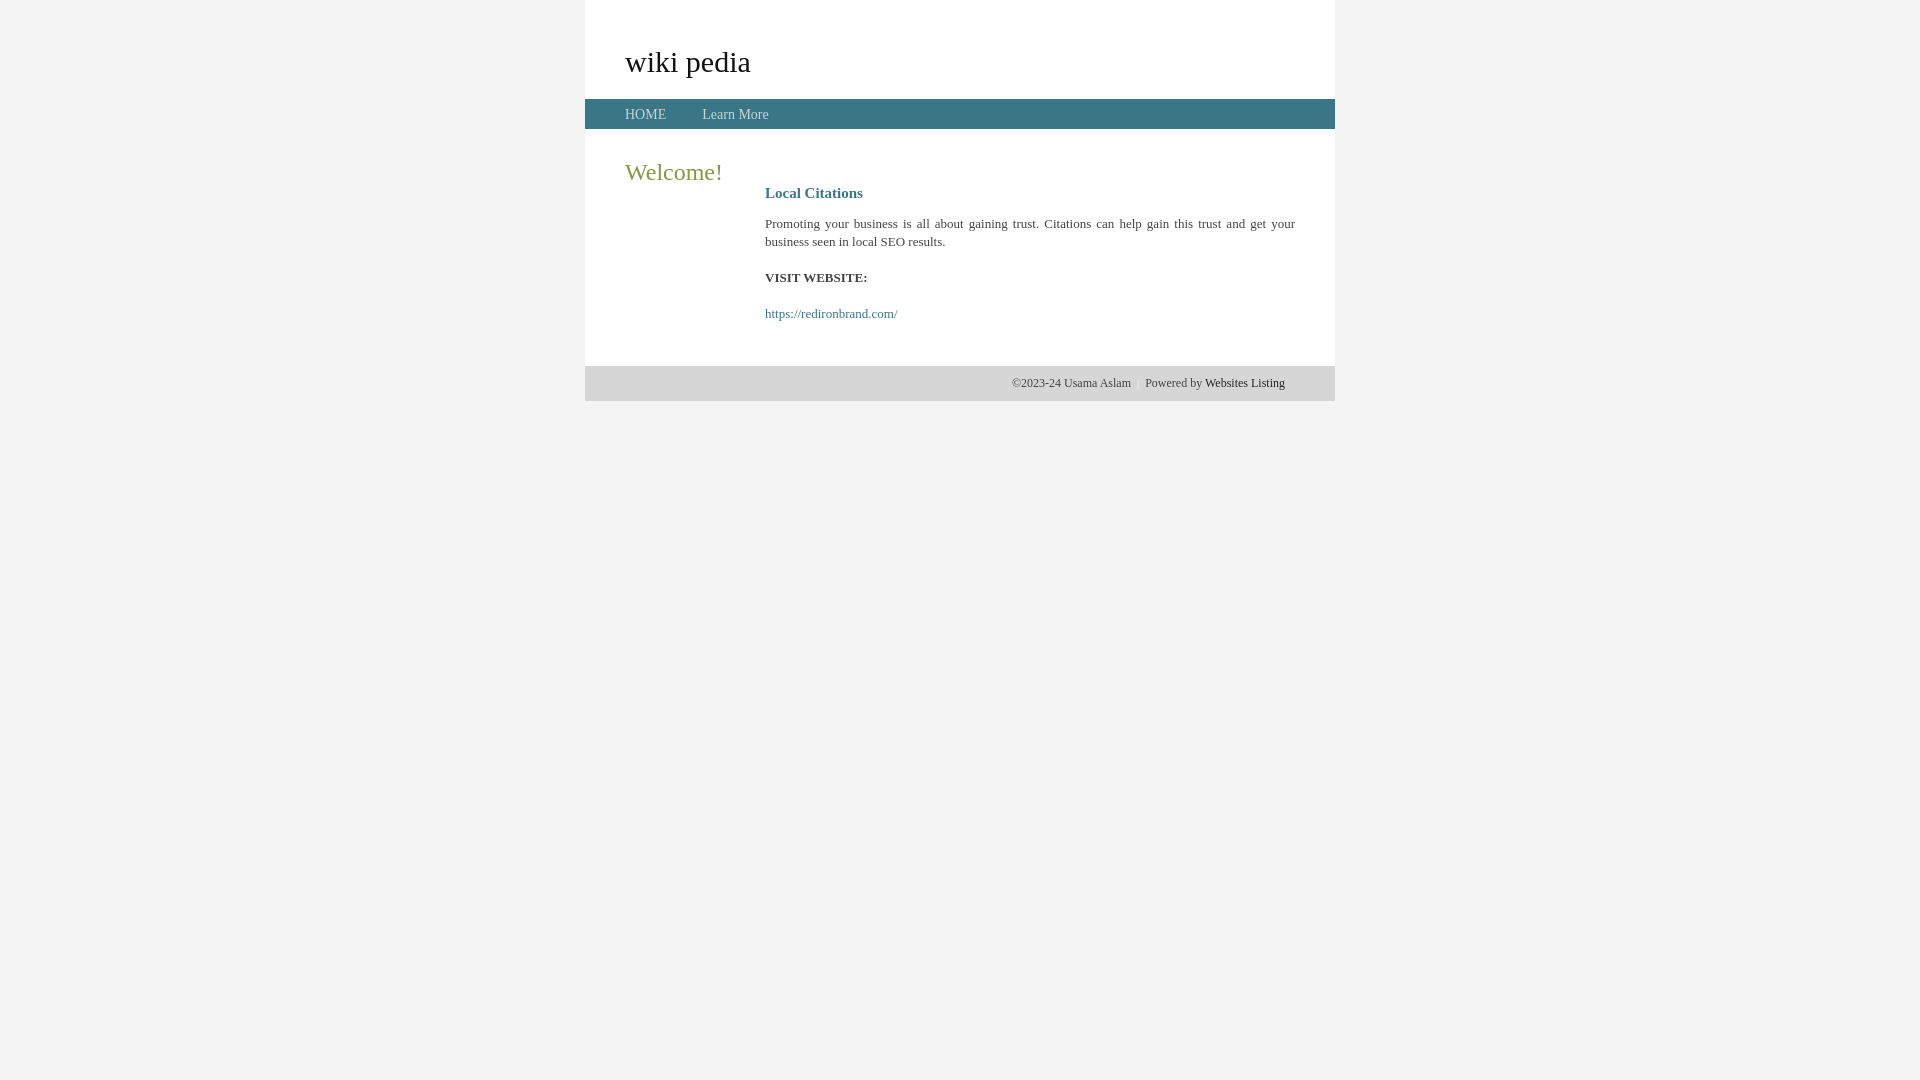 This screenshot has height=1080, width=1920. What do you see at coordinates (733, 114) in the screenshot?
I see `'Learn More'` at bounding box center [733, 114].